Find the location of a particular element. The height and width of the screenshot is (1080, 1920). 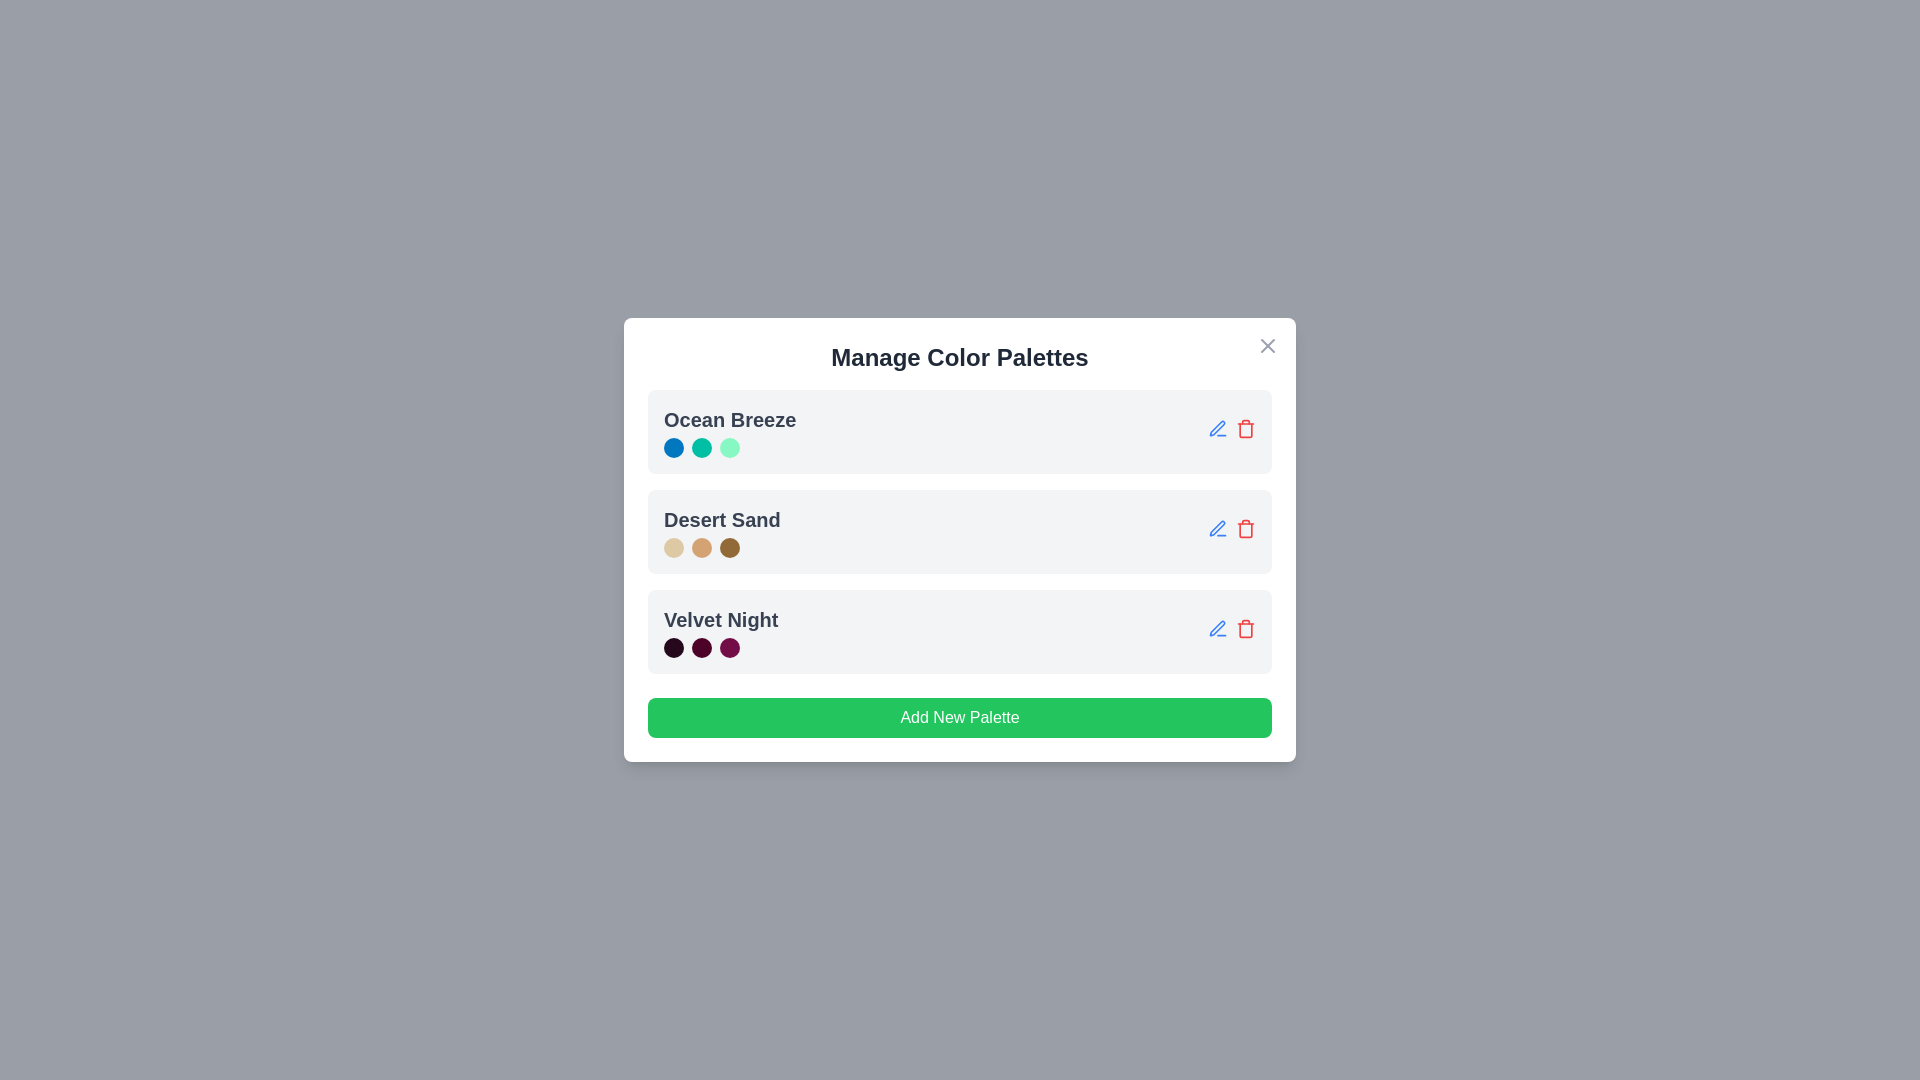

the edit icon for the palette named Ocean Breeze is located at coordinates (1217, 427).